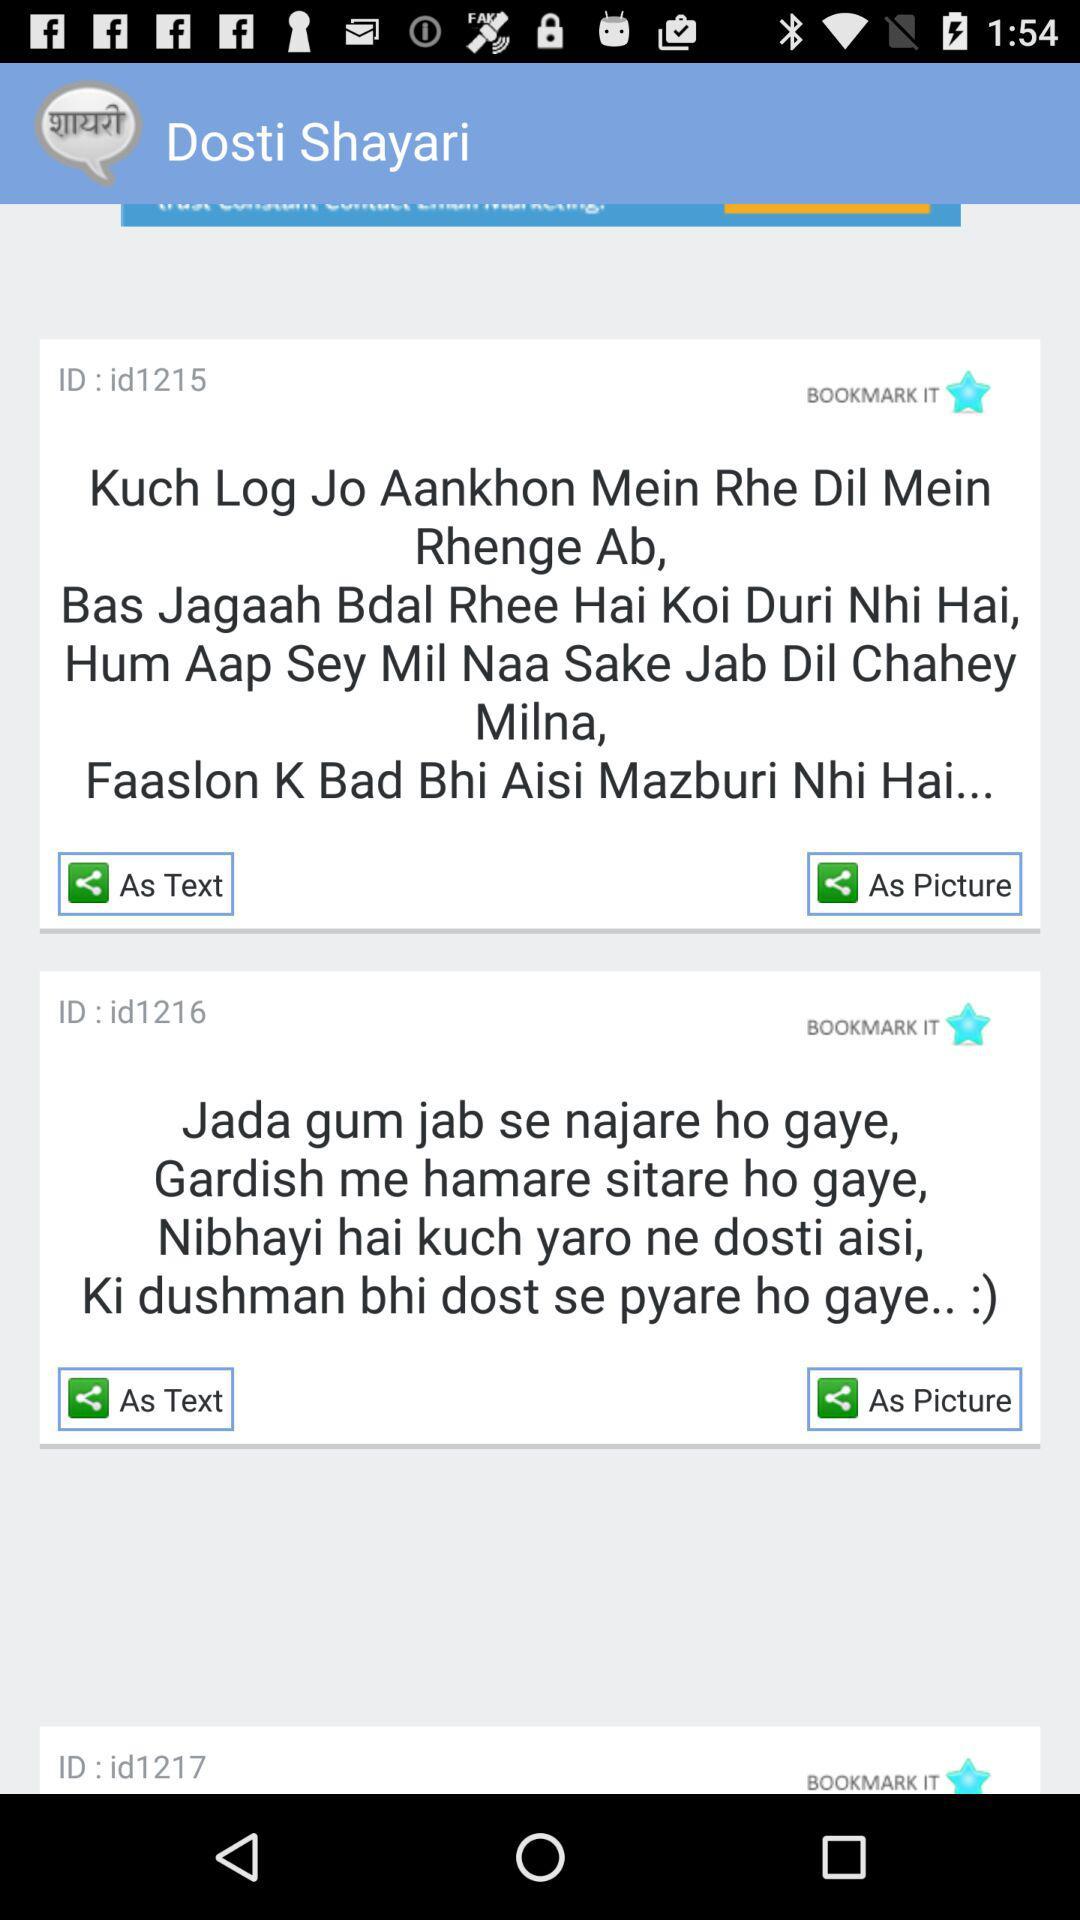  Describe the element at coordinates (843, 881) in the screenshot. I see `icon next to the as picture item` at that location.